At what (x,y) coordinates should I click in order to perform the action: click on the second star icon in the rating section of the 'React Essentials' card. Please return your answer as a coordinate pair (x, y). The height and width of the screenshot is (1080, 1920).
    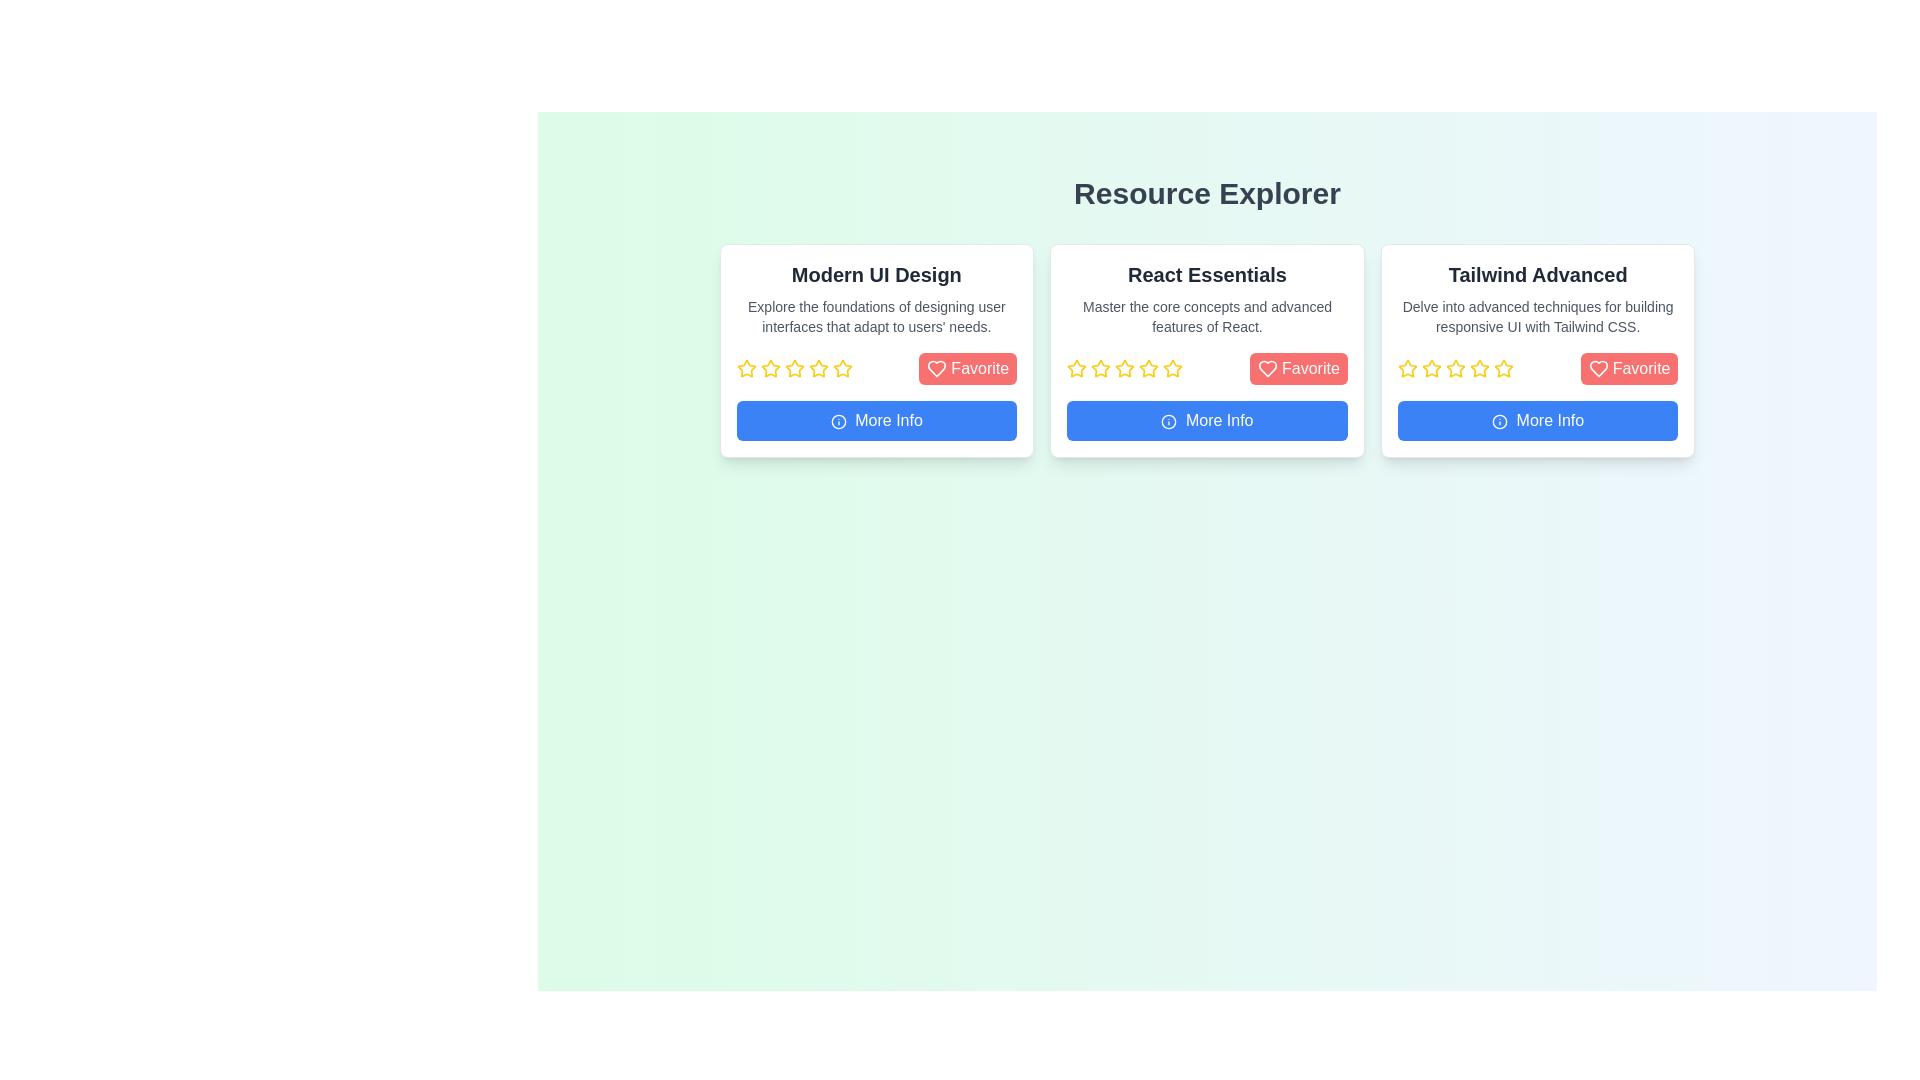
    Looking at the image, I should click on (1076, 368).